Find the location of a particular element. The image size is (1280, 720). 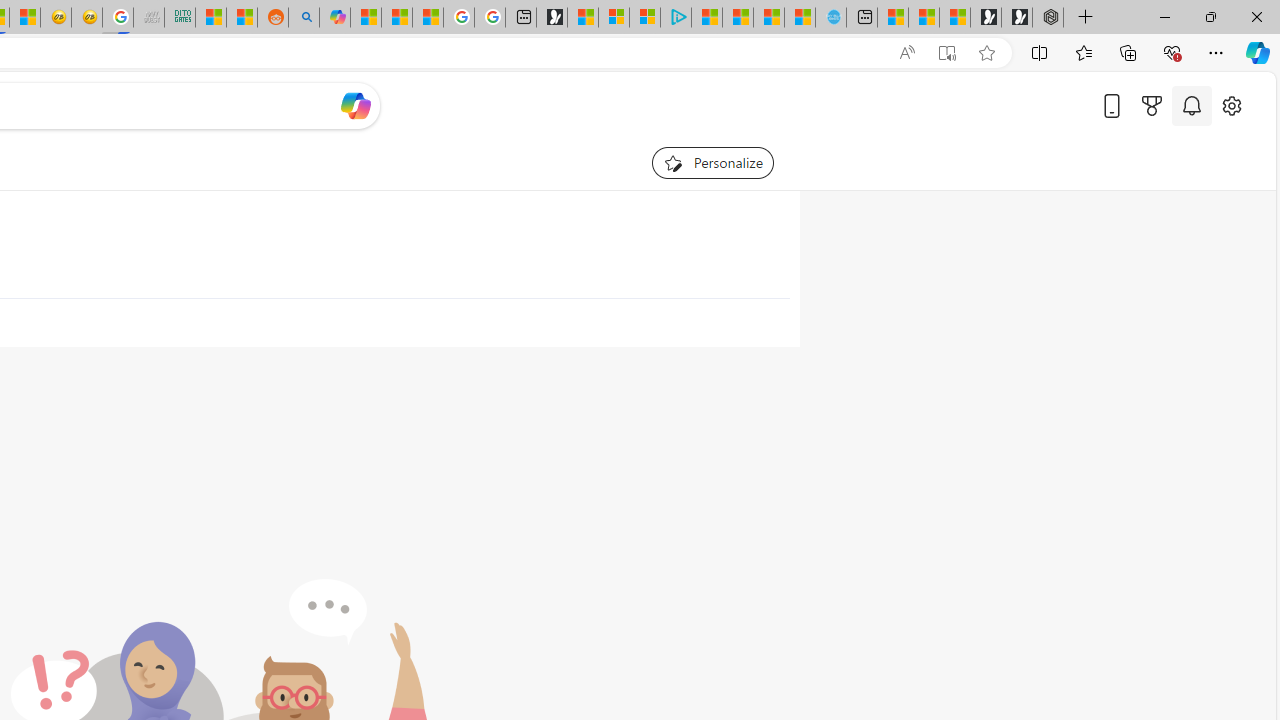

'New Tab' is located at coordinates (1085, 17).